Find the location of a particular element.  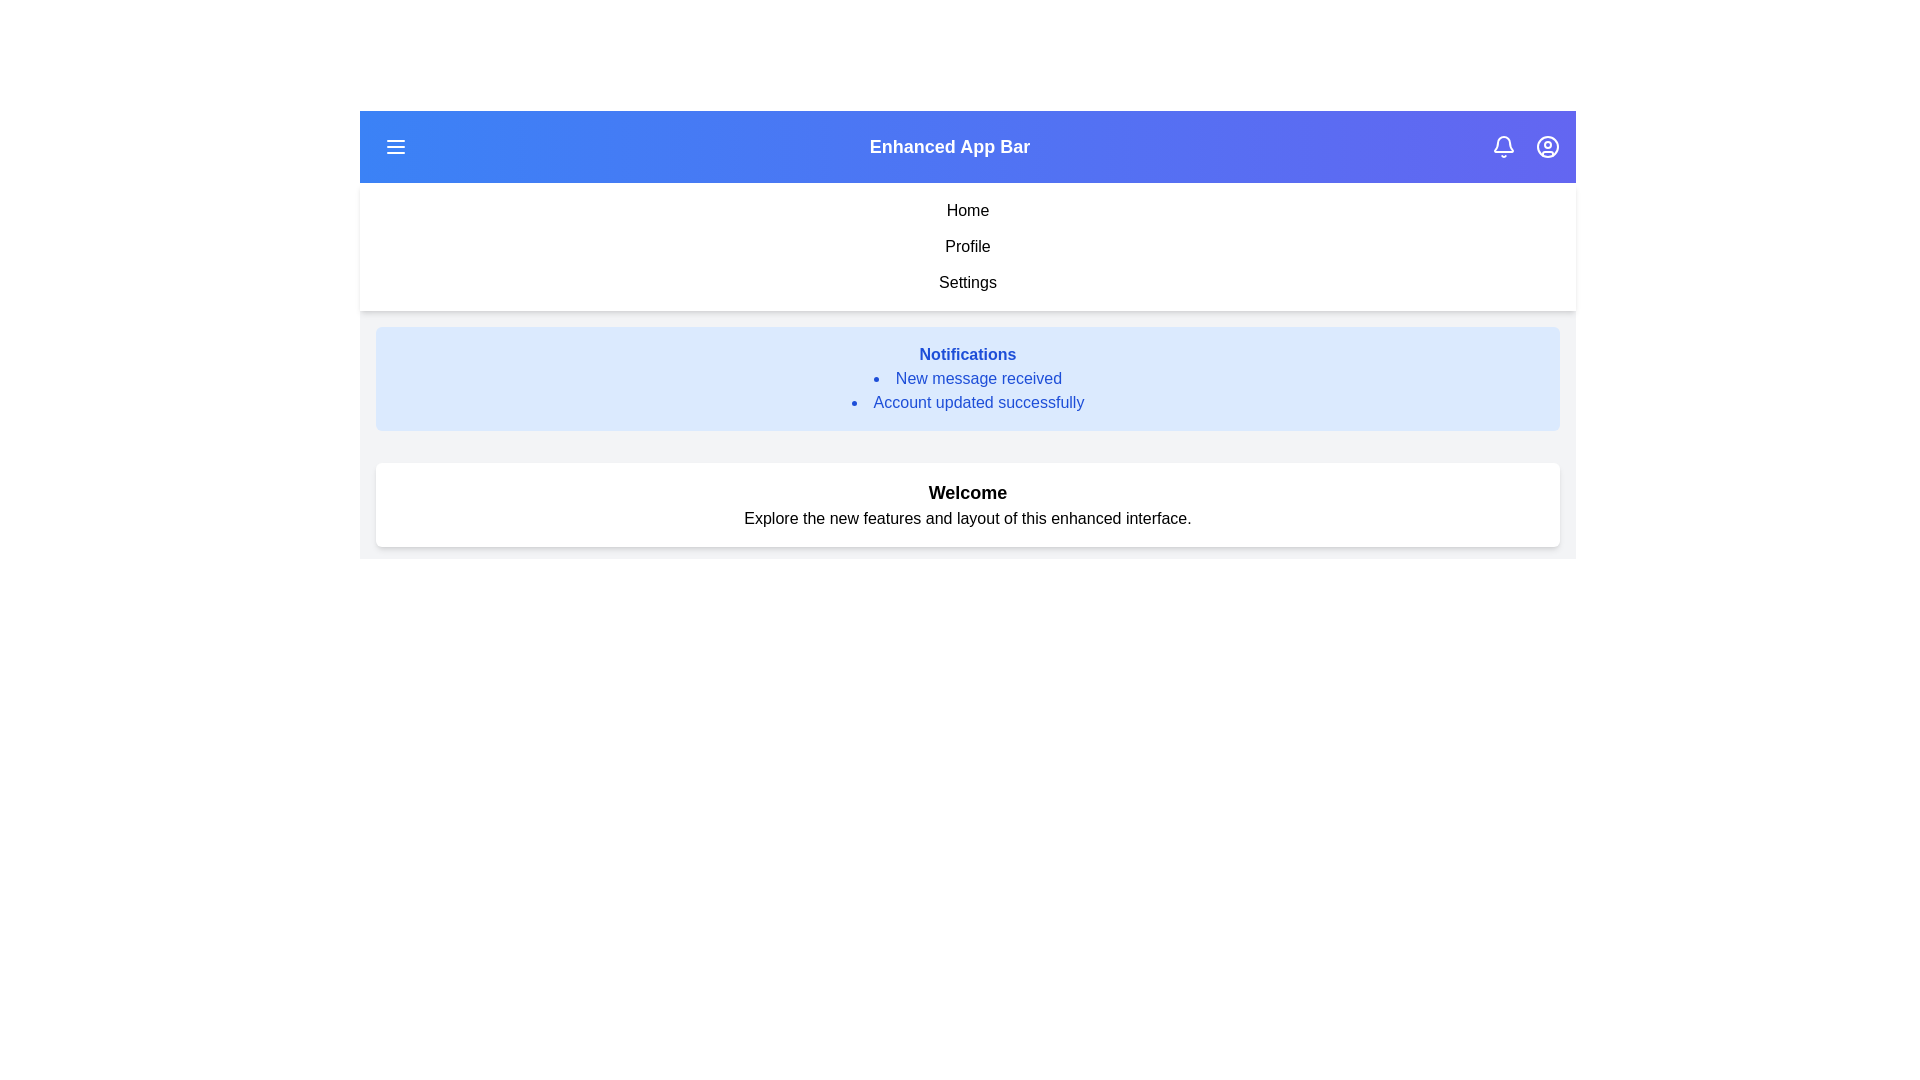

the menu button to toggle the menu visibility is located at coordinates (395, 145).